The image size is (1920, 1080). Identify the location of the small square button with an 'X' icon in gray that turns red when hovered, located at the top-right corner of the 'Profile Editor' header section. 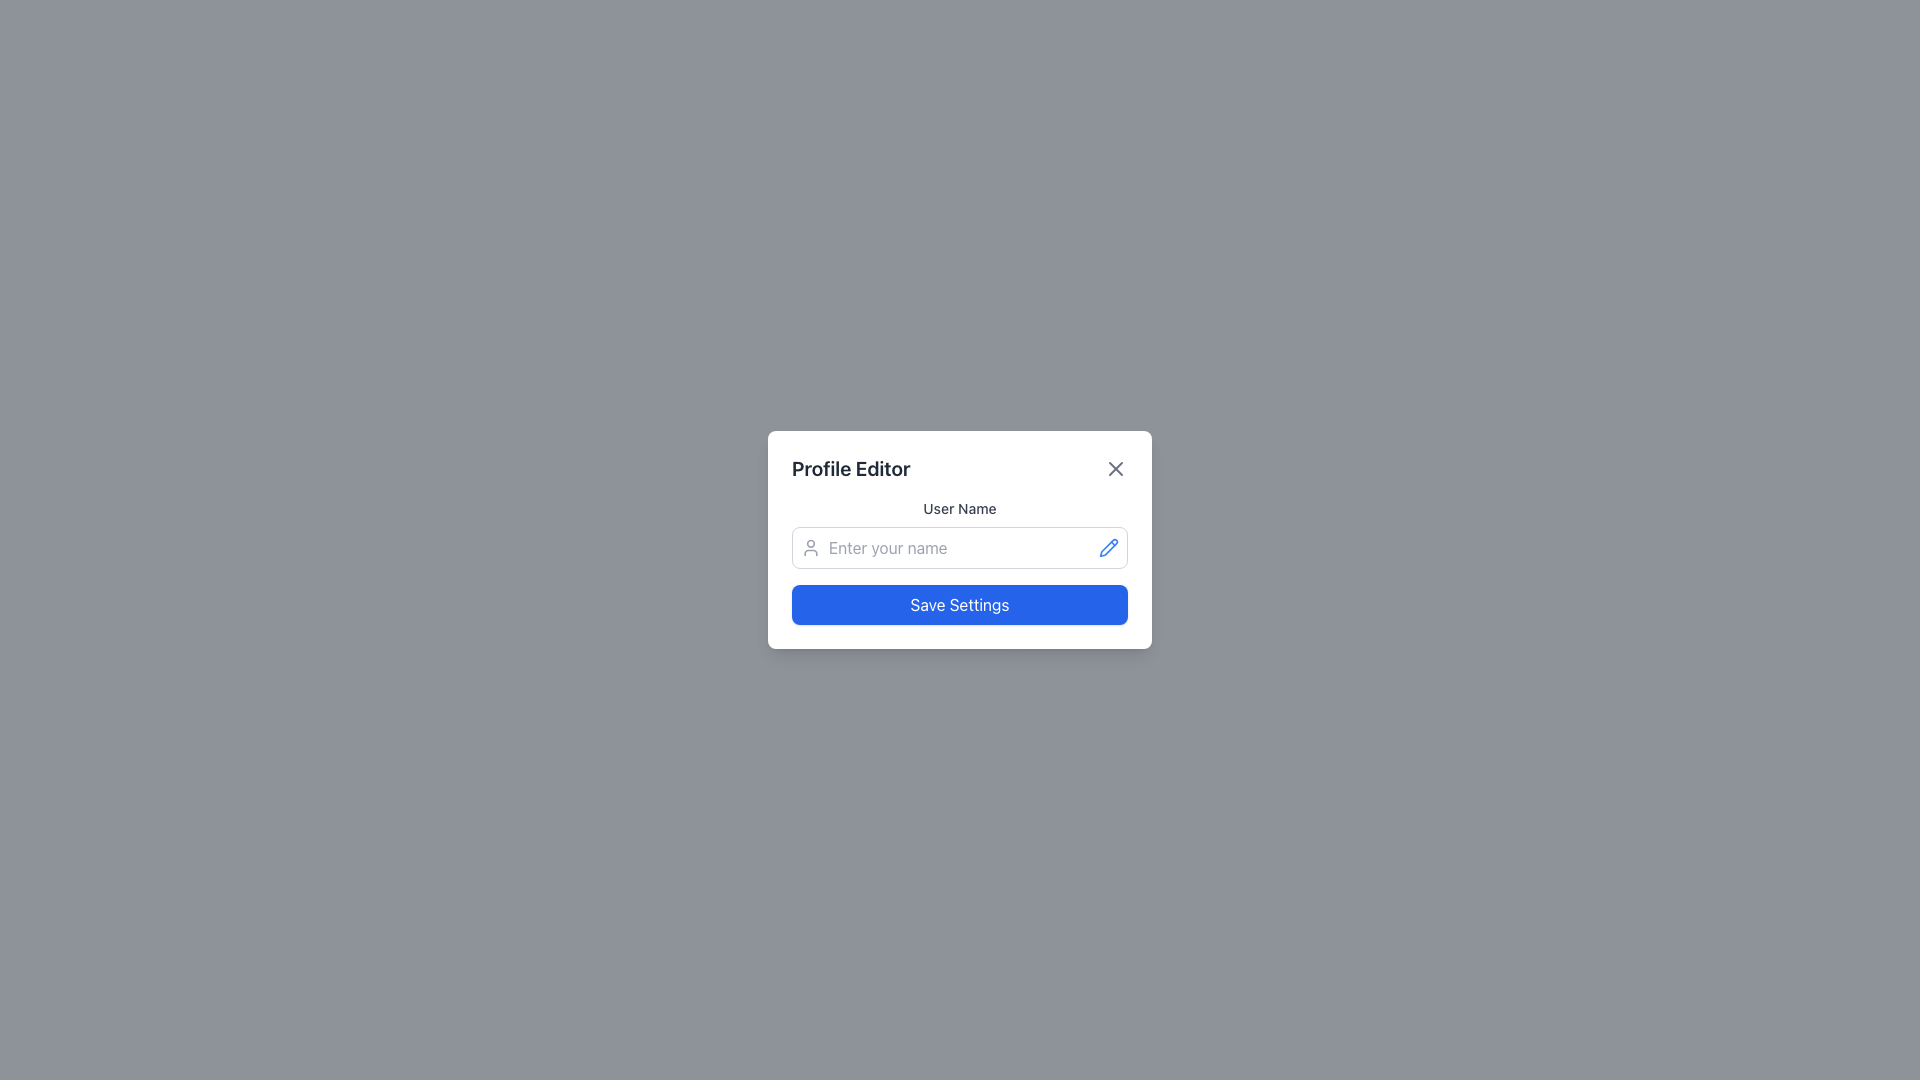
(1115, 469).